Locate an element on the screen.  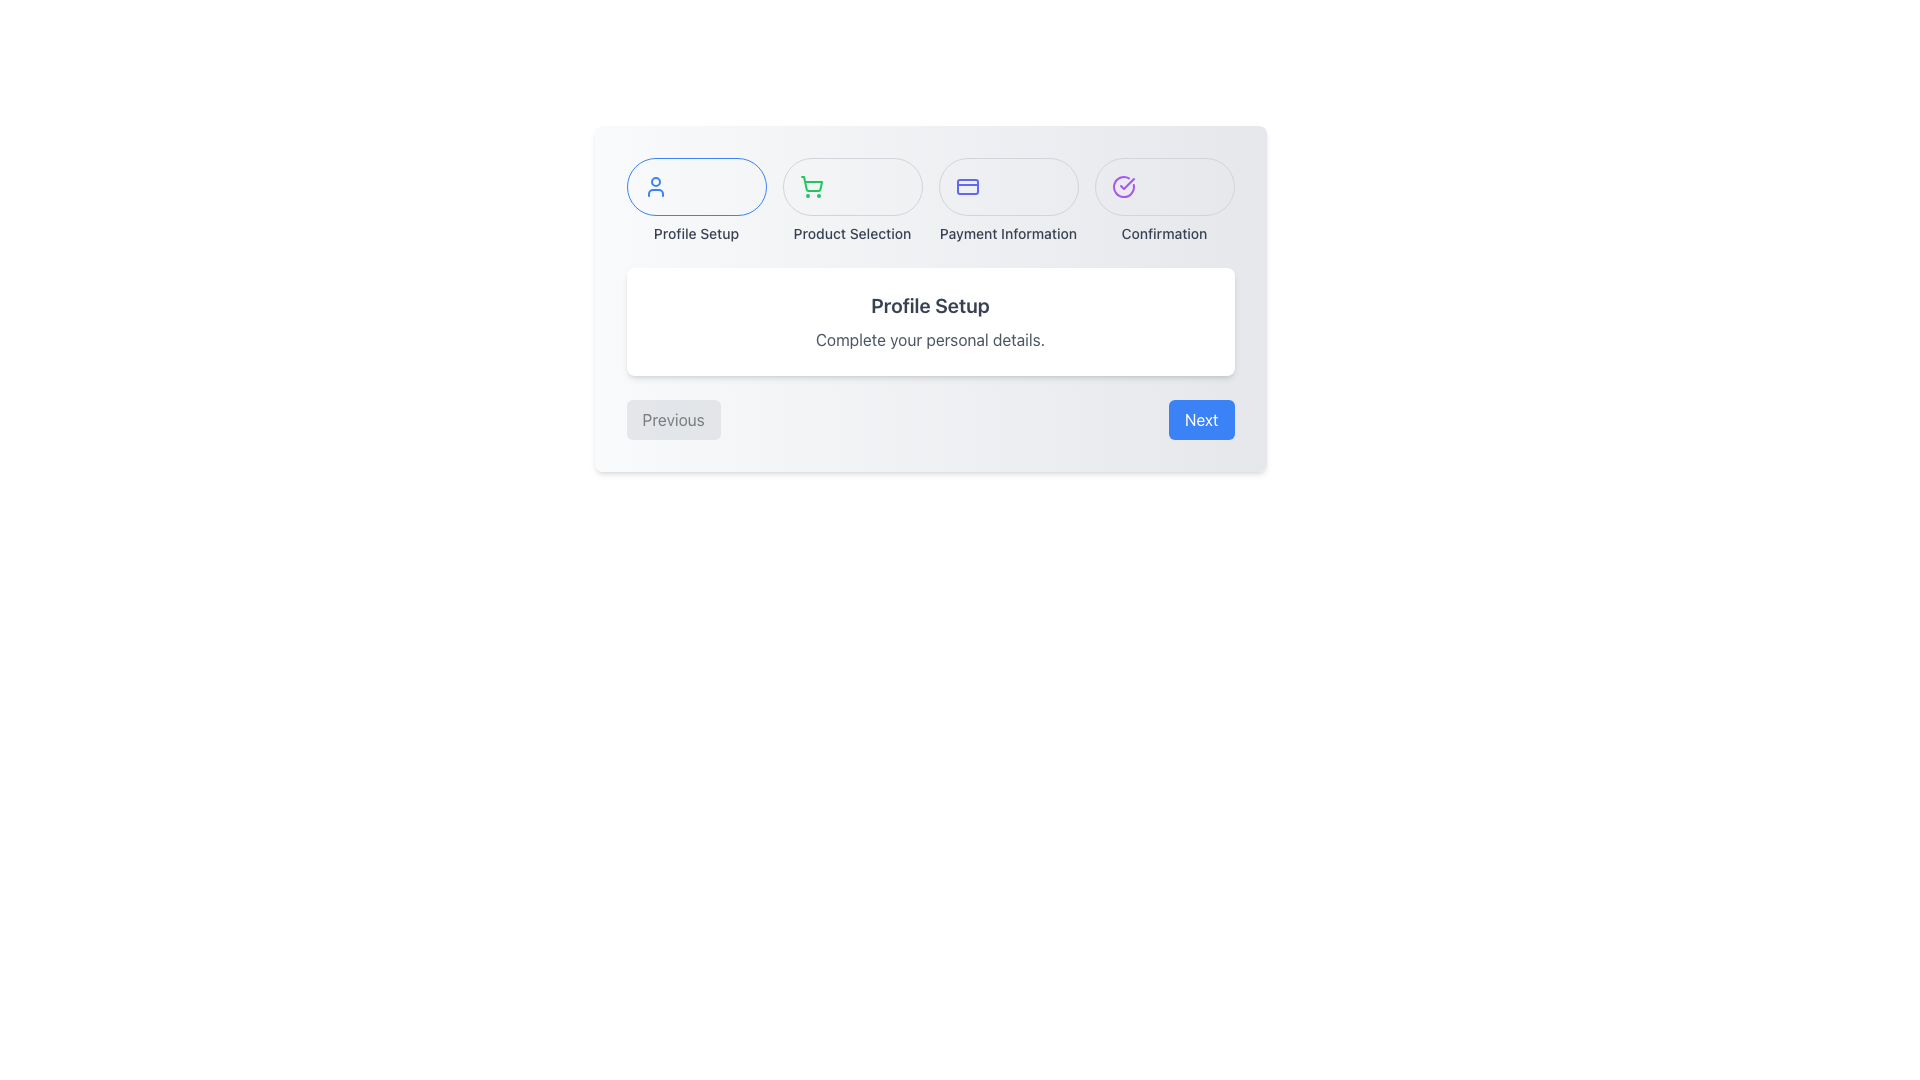
text from the 'Profile Setup' title located in the center of a white, rounded and shadowed box is located at coordinates (929, 305).